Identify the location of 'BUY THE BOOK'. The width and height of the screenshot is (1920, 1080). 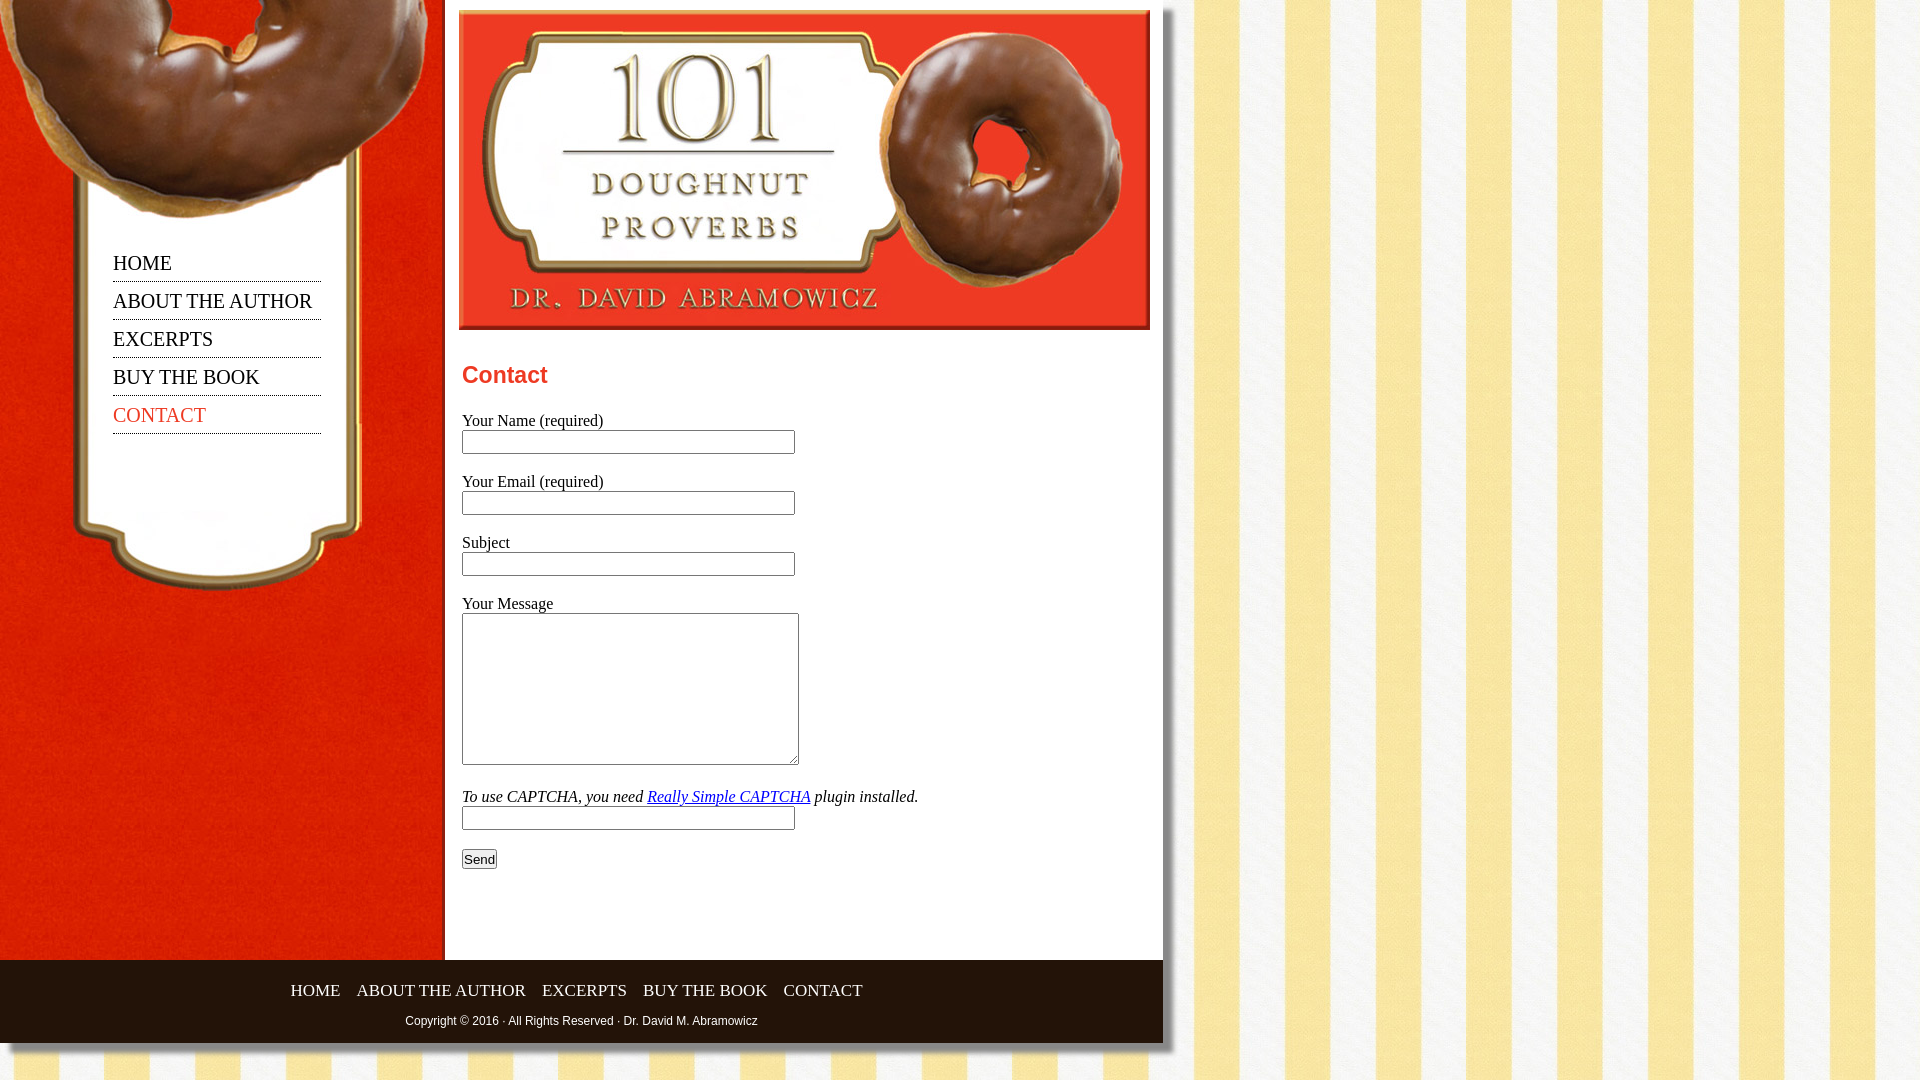
(186, 381).